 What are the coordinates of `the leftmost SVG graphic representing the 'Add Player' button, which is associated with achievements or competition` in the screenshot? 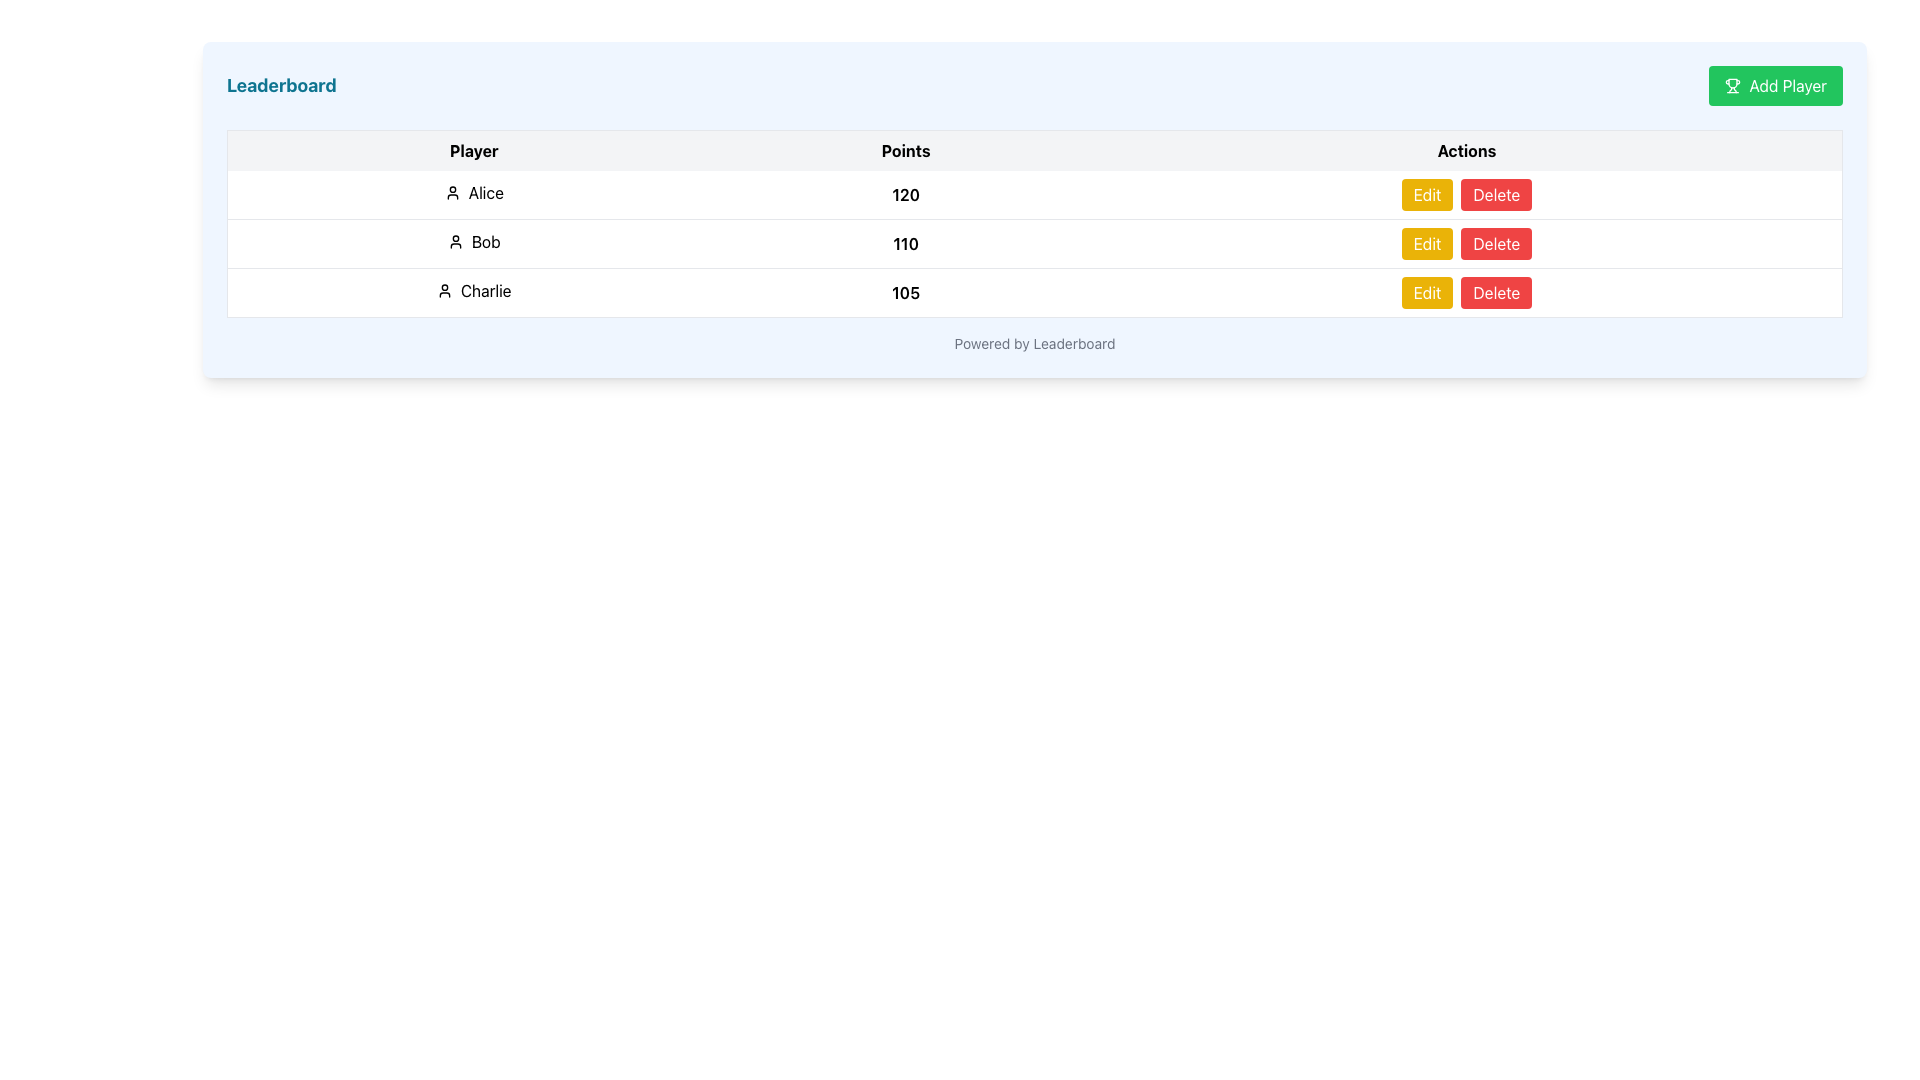 It's located at (1732, 84).